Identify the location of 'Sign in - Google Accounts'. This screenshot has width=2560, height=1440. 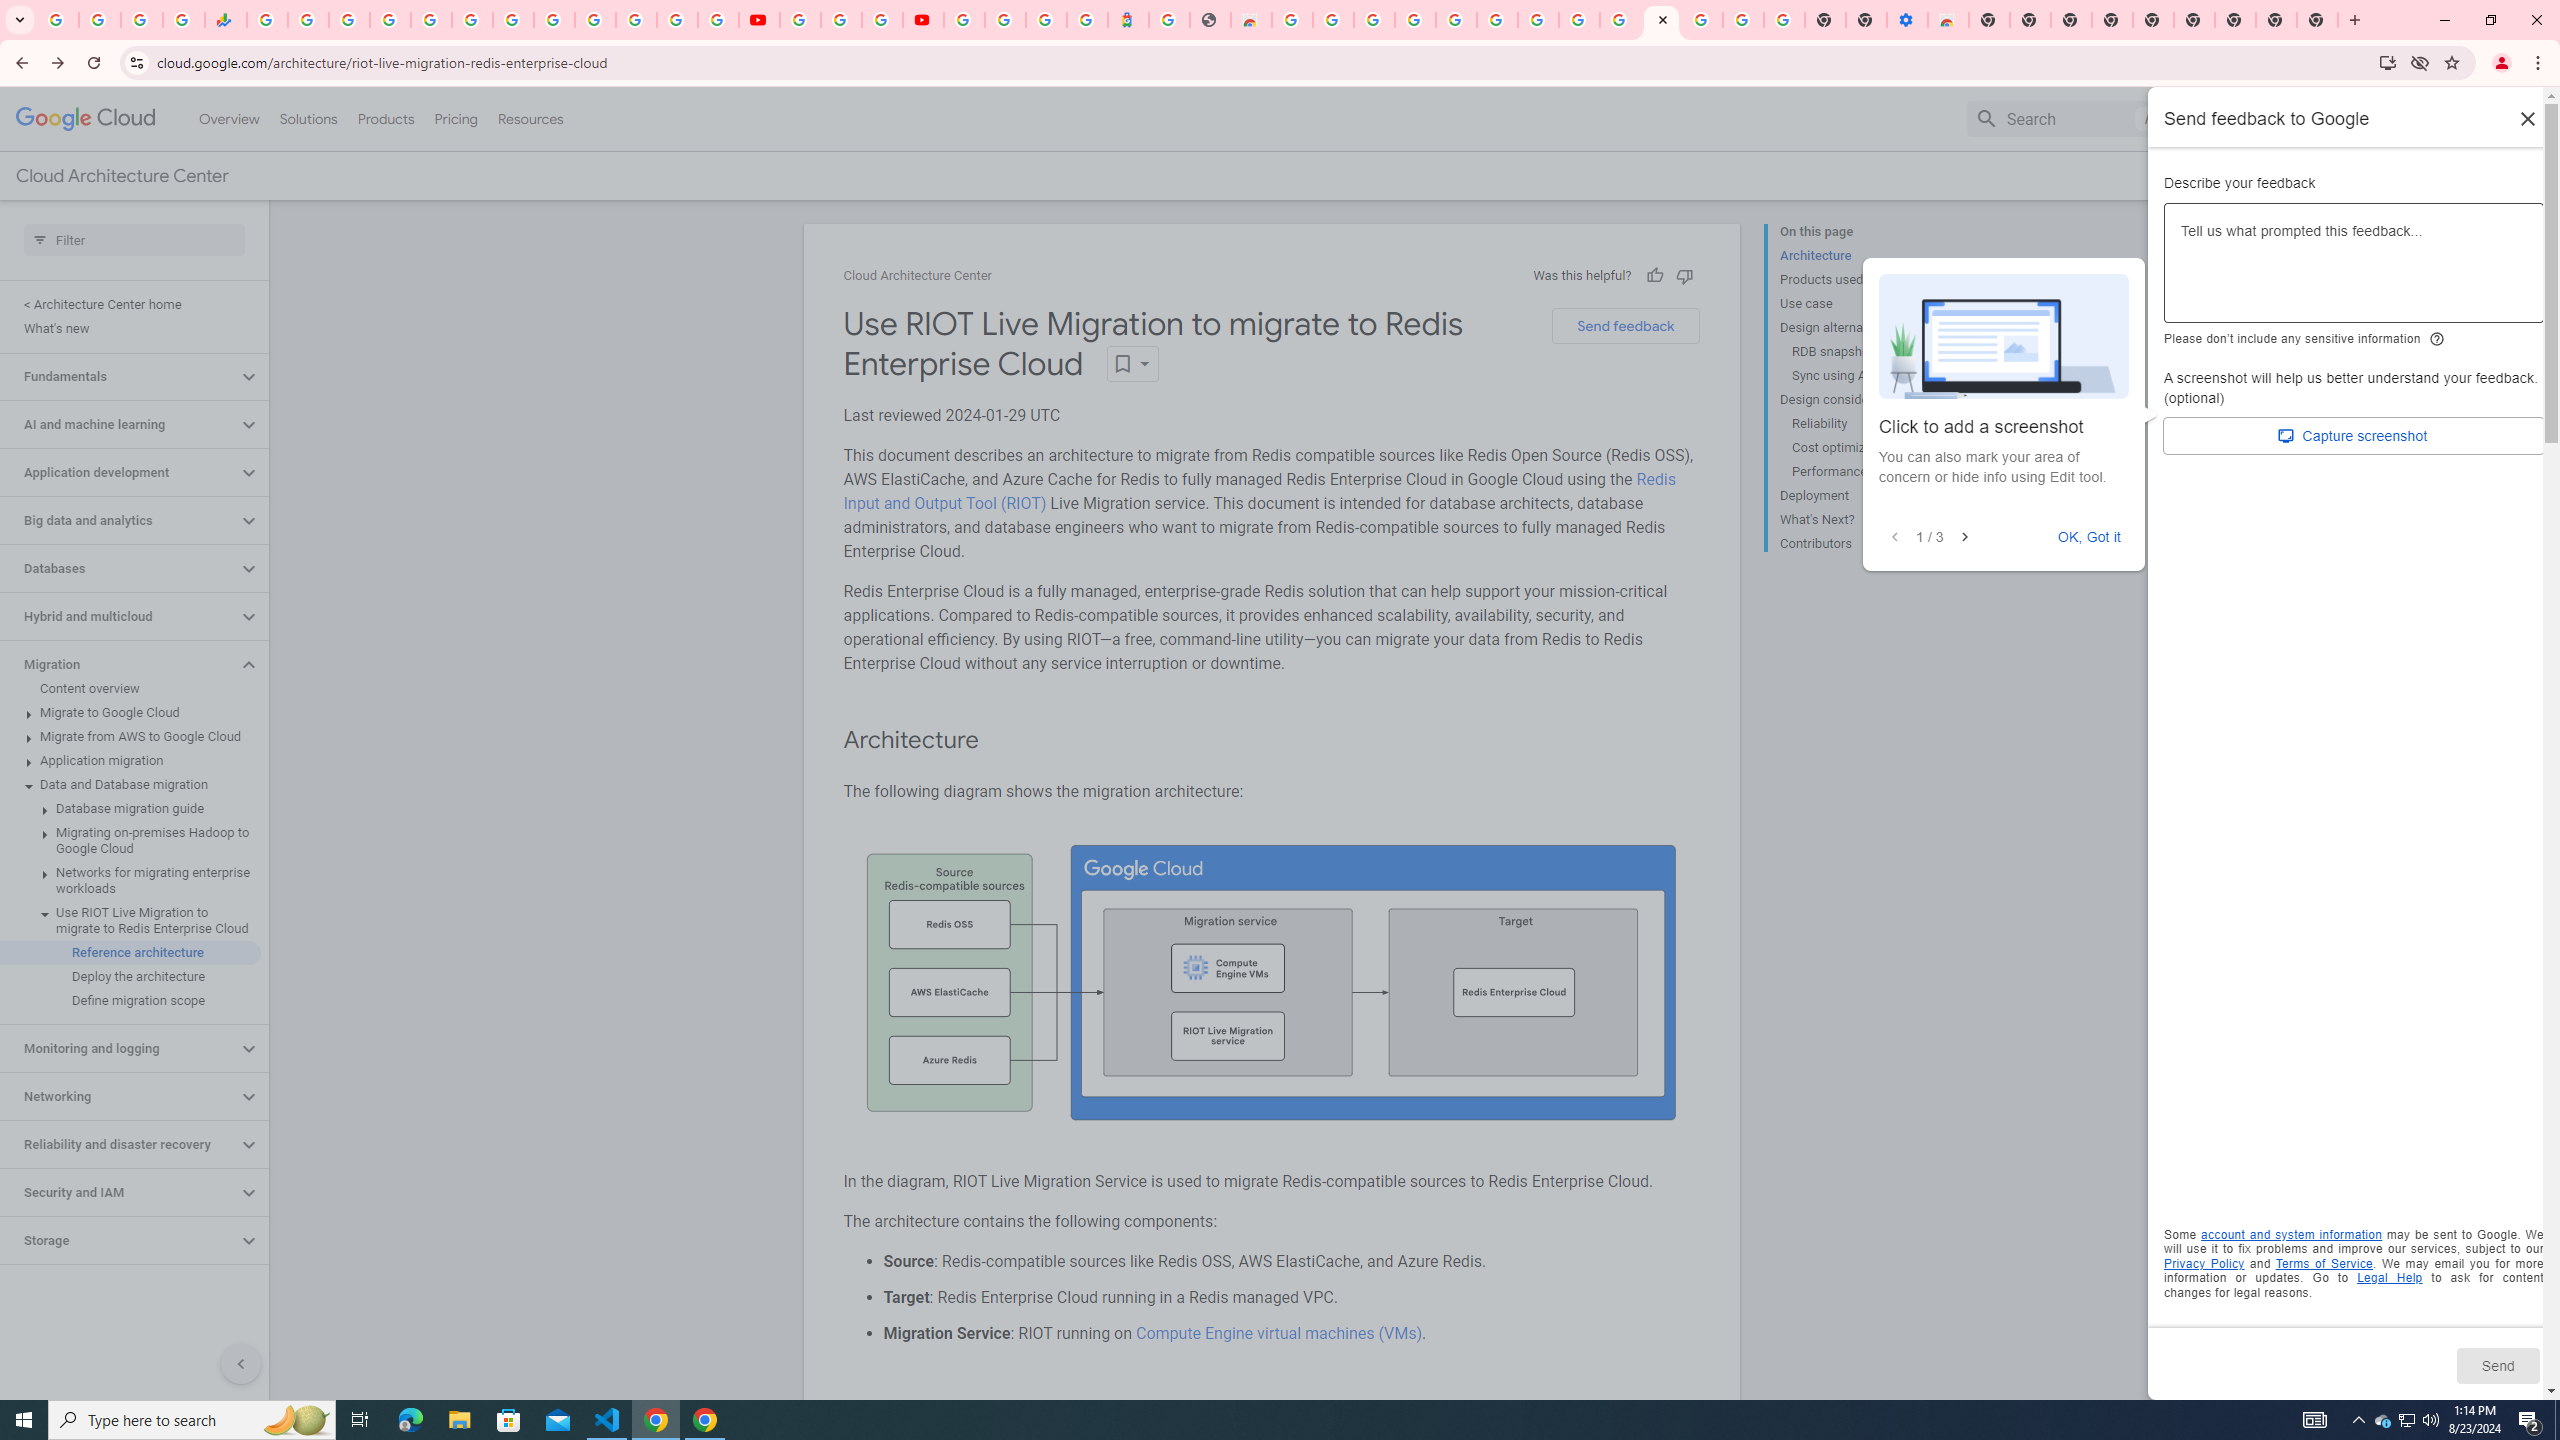
(390, 19).